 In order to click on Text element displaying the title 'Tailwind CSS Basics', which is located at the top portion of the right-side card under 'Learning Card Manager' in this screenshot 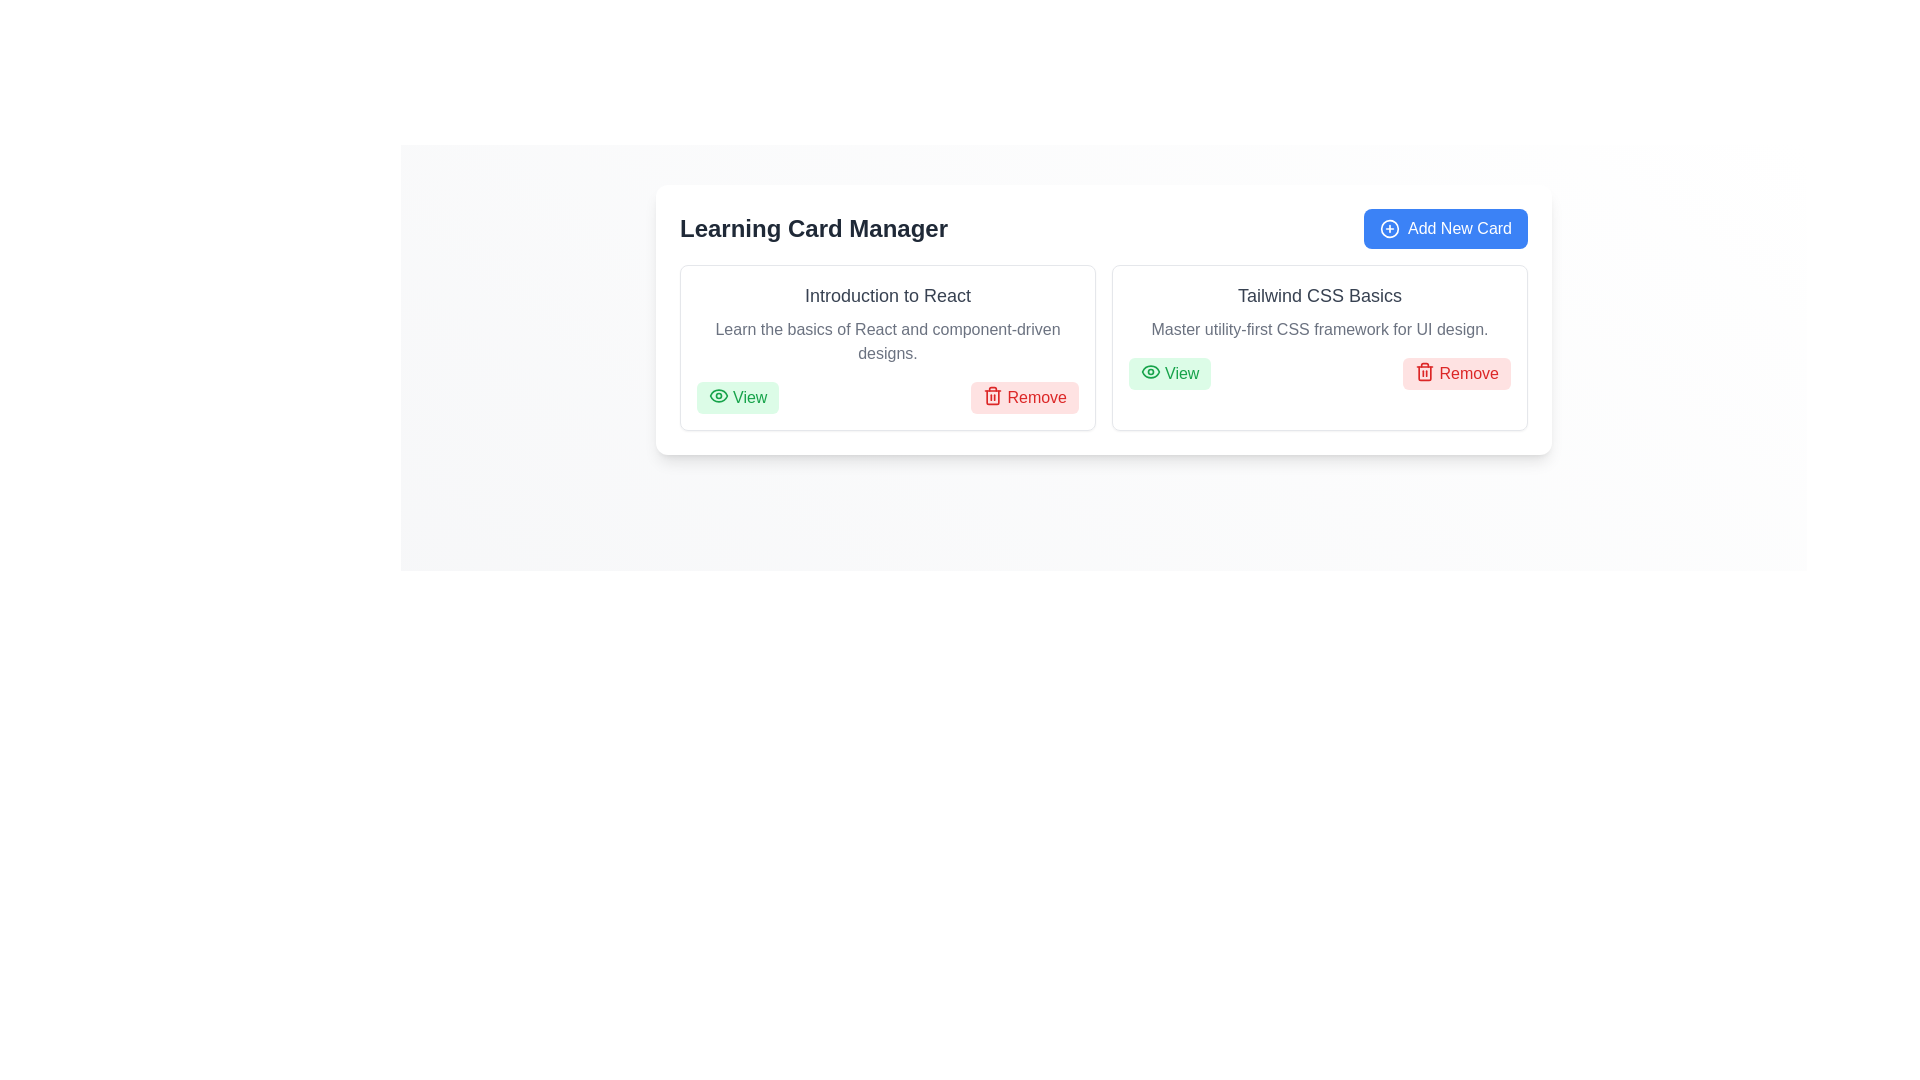, I will do `click(1320, 296)`.